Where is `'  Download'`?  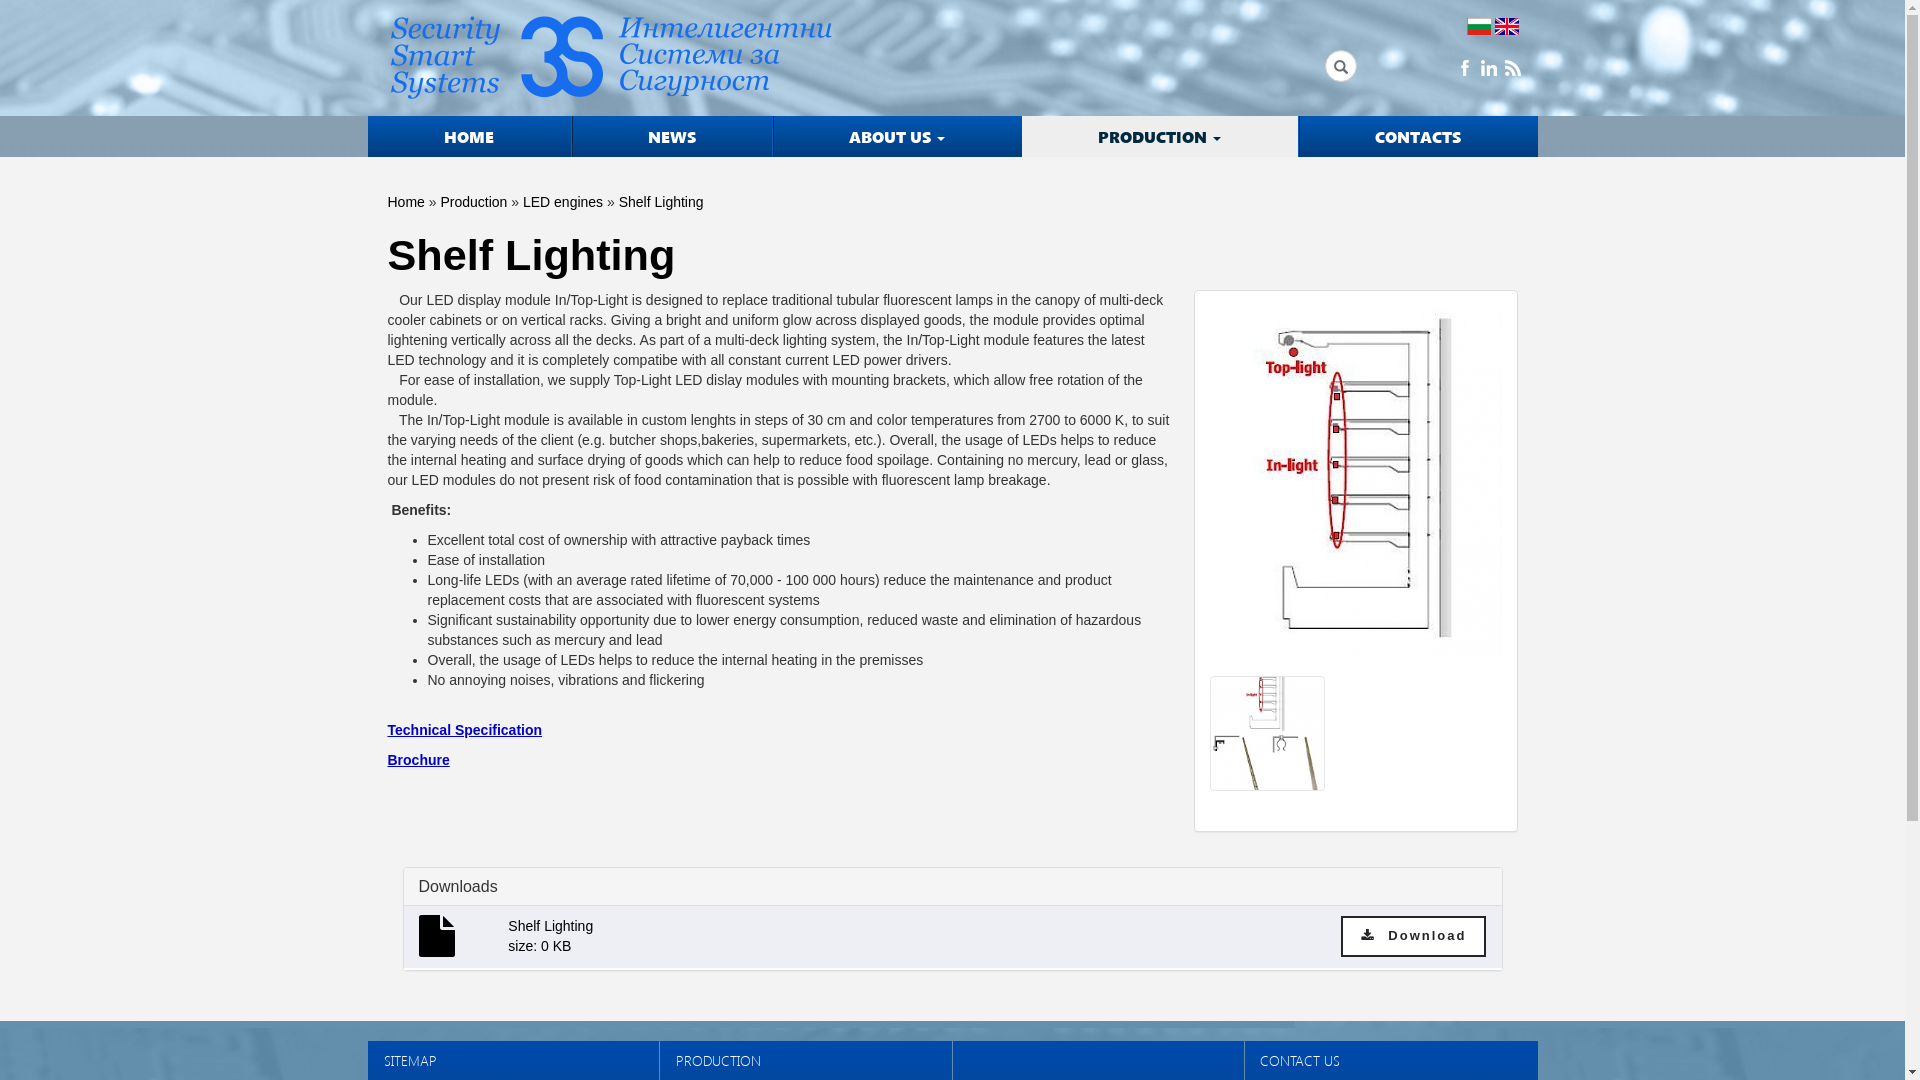 '  Download' is located at coordinates (1412, 936).